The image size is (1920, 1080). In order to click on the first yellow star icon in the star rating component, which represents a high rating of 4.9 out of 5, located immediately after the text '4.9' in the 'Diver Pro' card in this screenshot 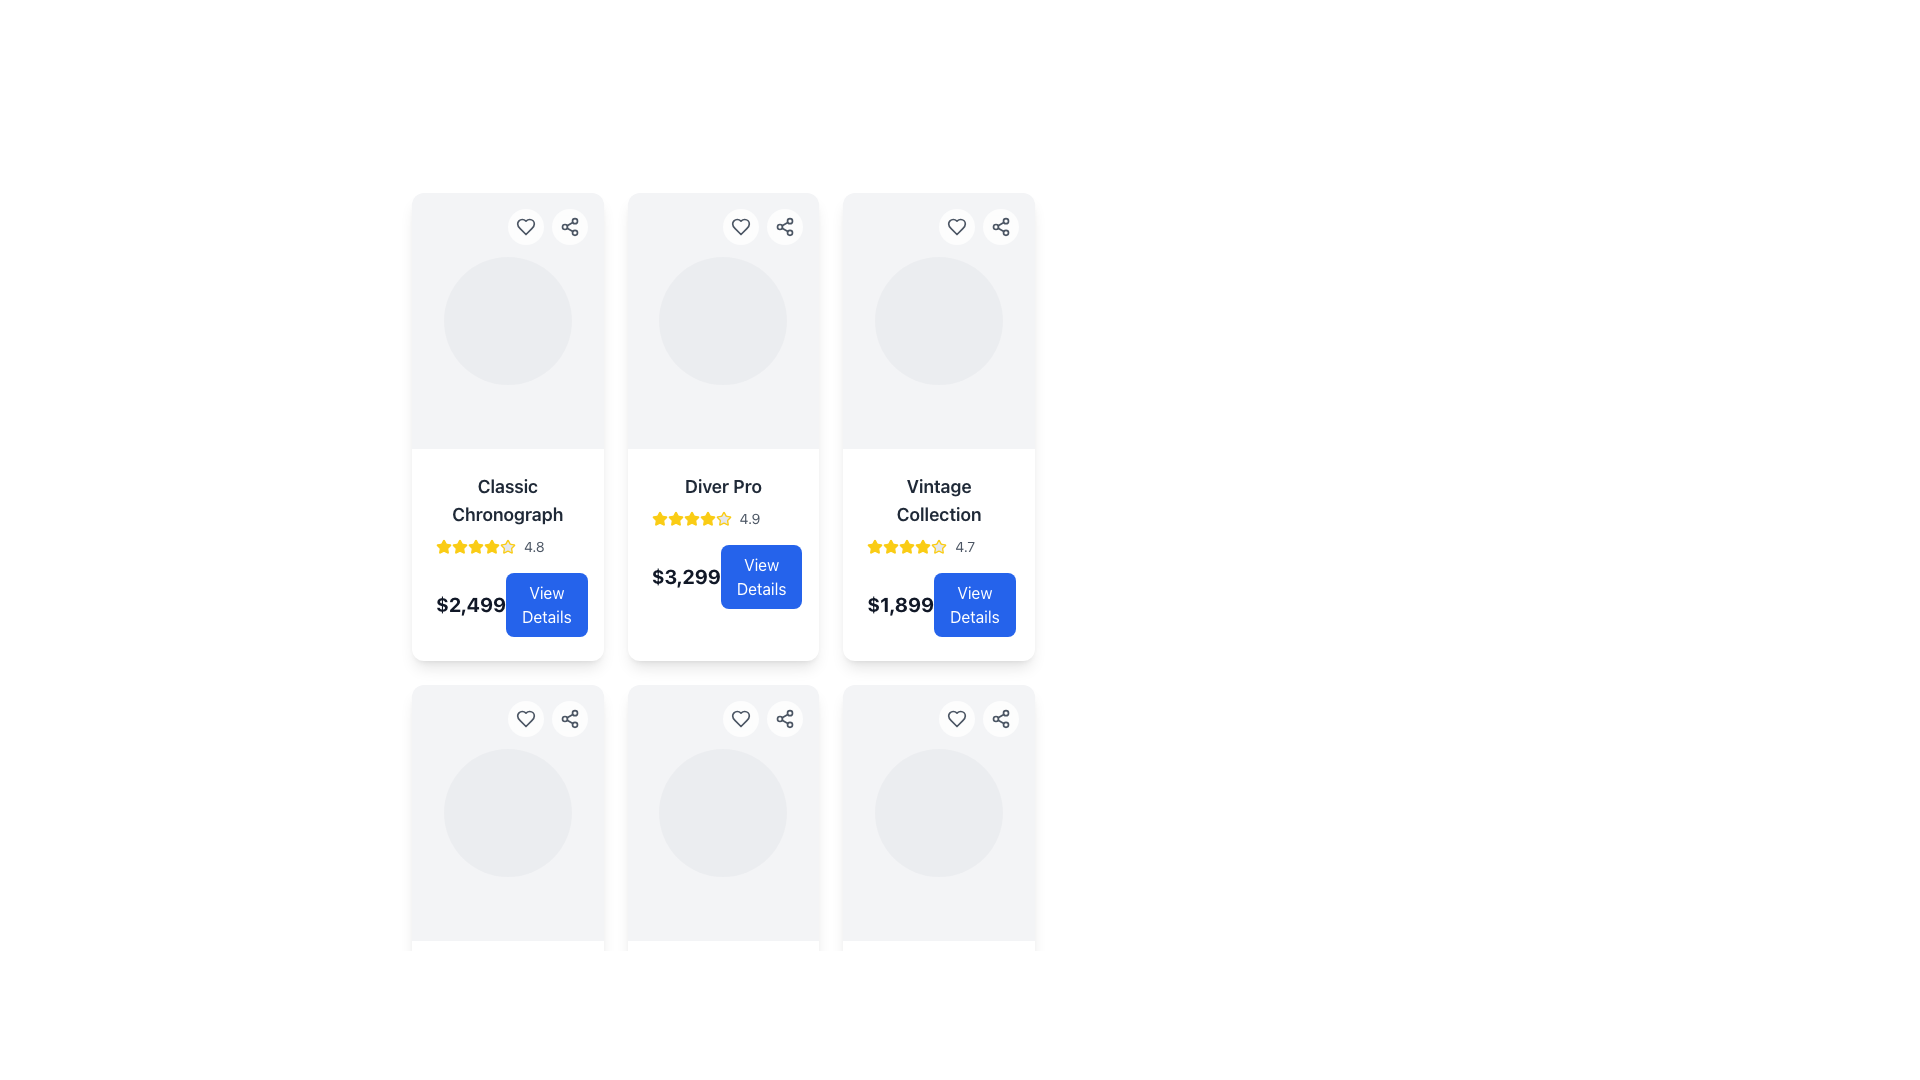, I will do `click(659, 518)`.